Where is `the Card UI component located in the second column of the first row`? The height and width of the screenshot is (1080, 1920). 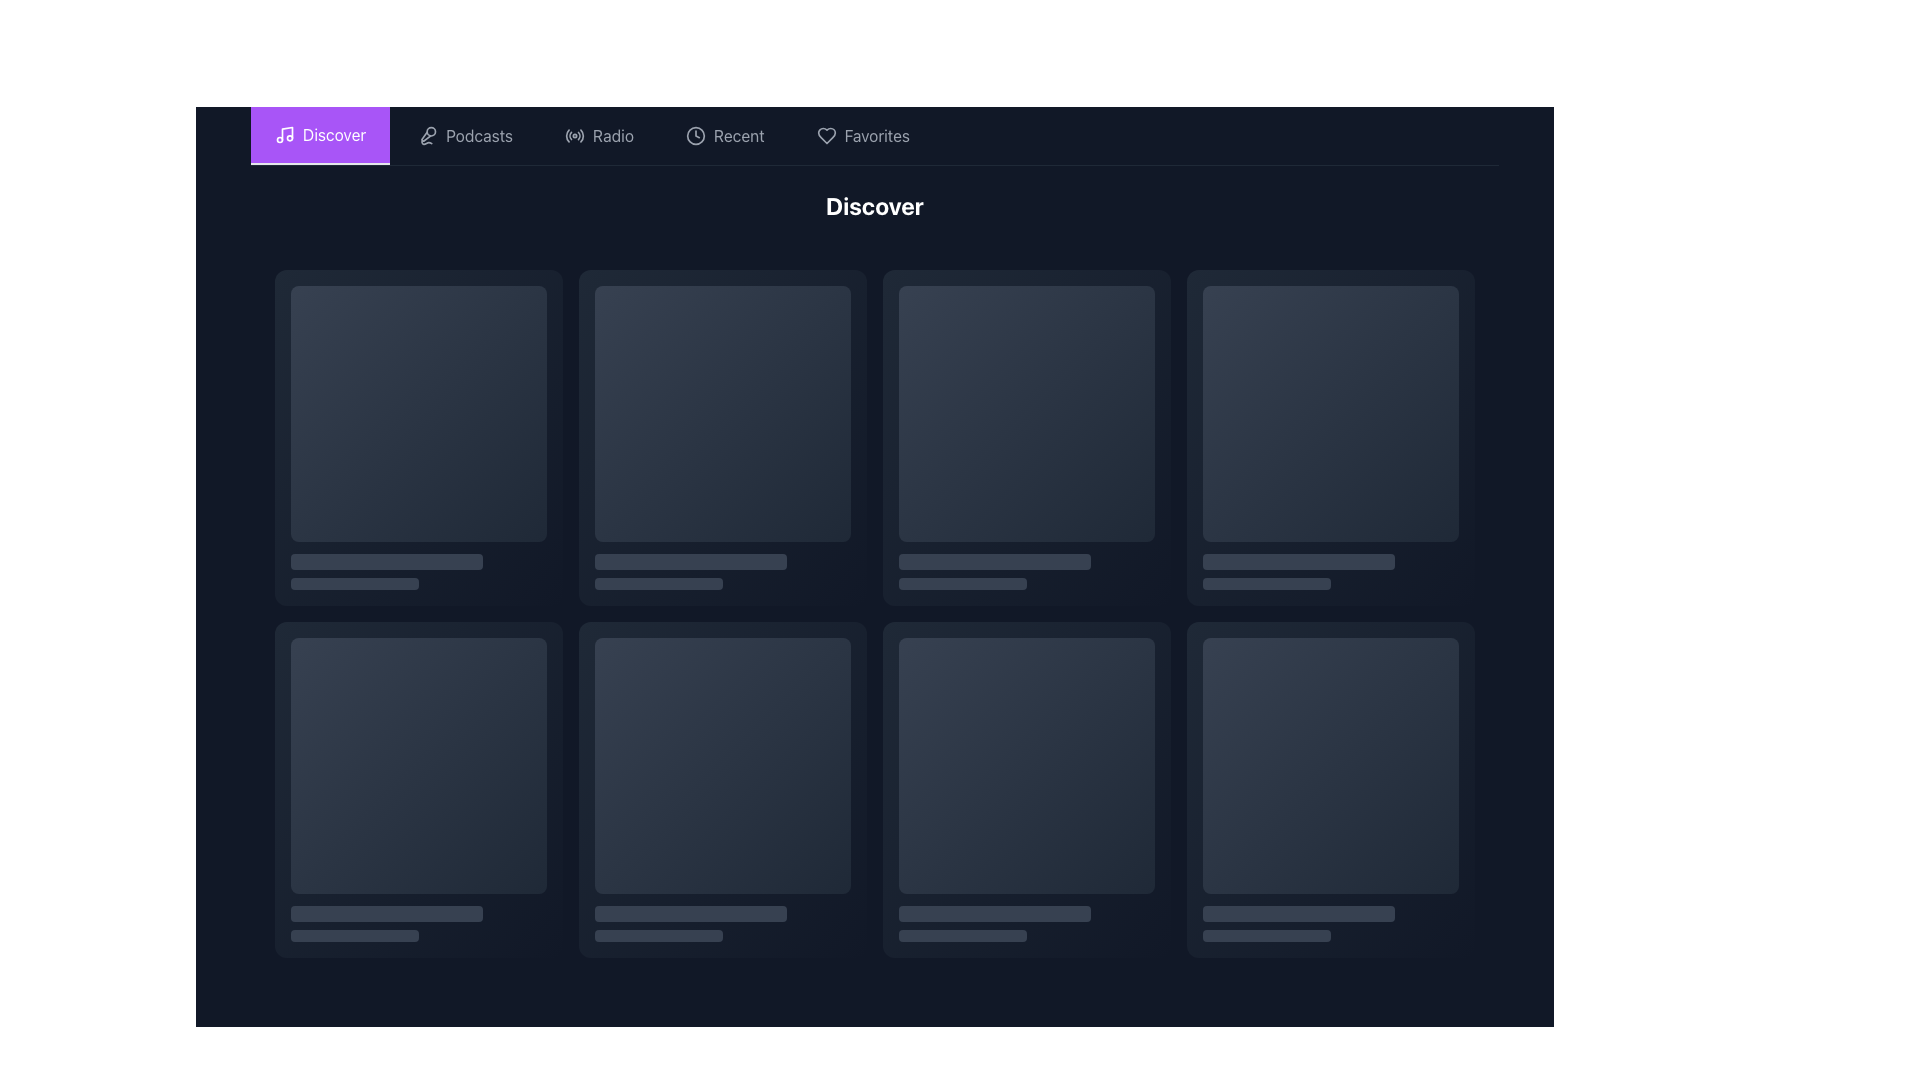
the Card UI component located in the second column of the first row is located at coordinates (722, 437).